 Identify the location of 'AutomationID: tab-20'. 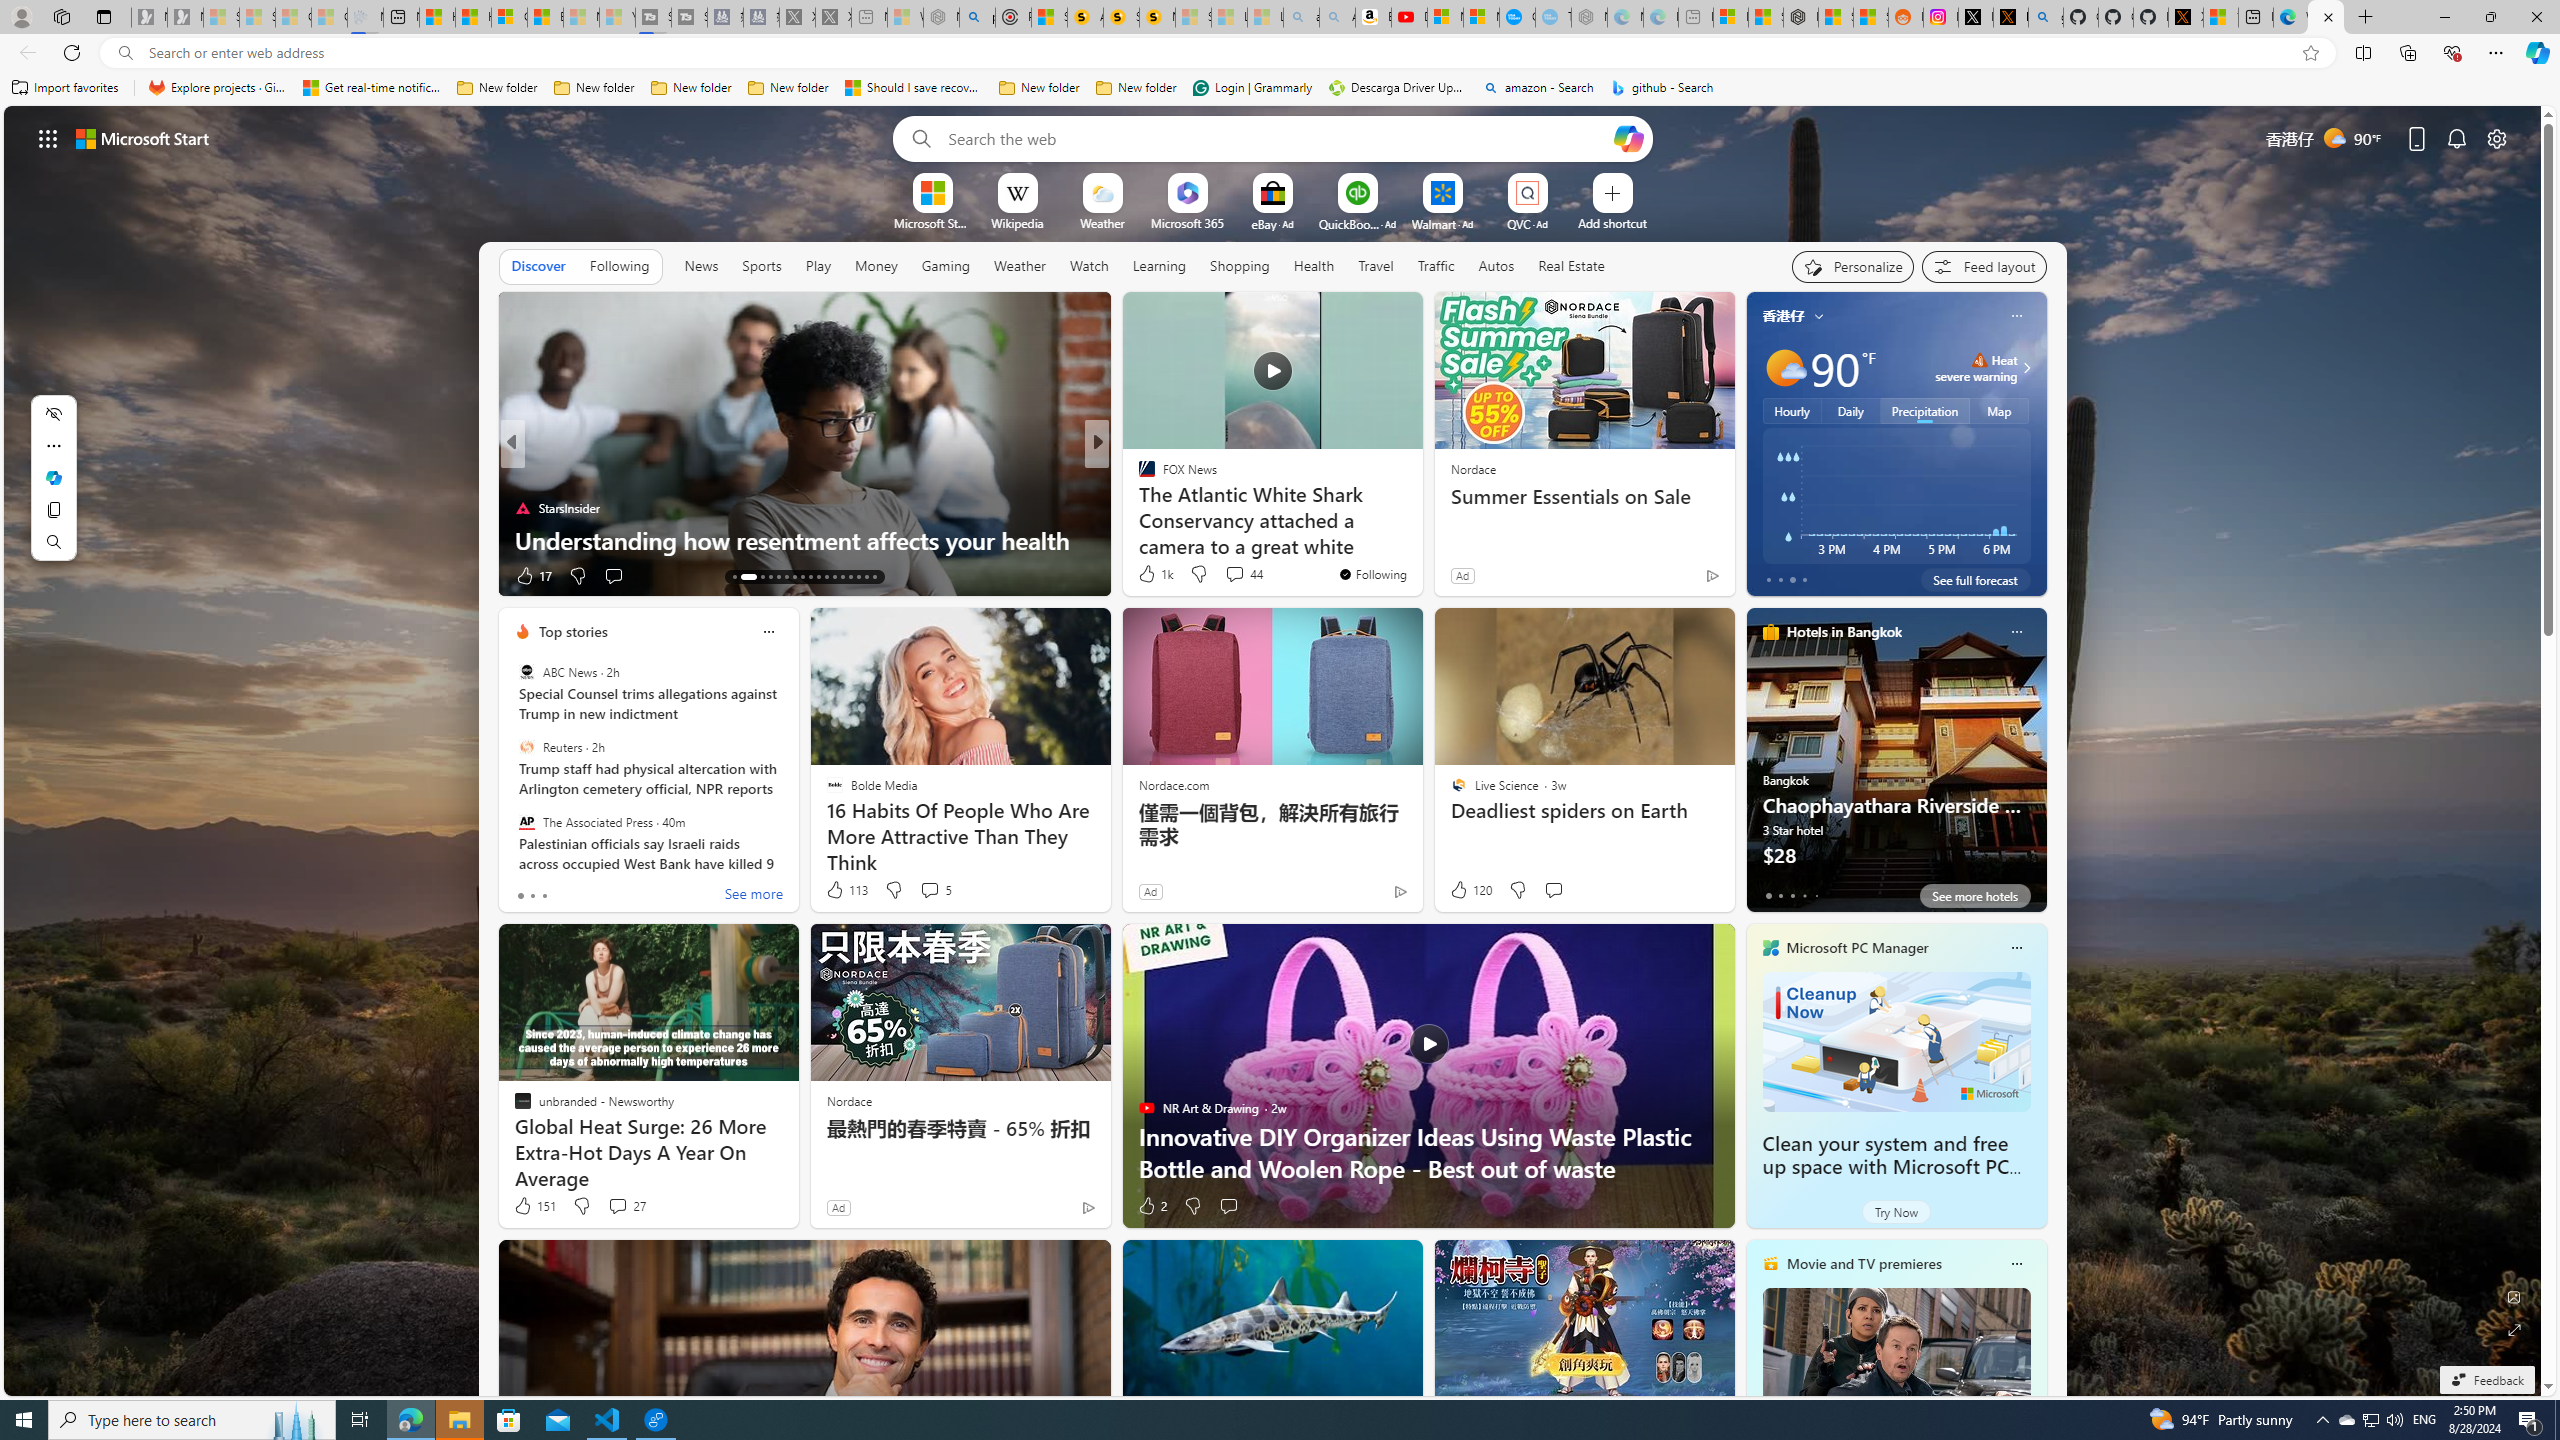
(802, 577).